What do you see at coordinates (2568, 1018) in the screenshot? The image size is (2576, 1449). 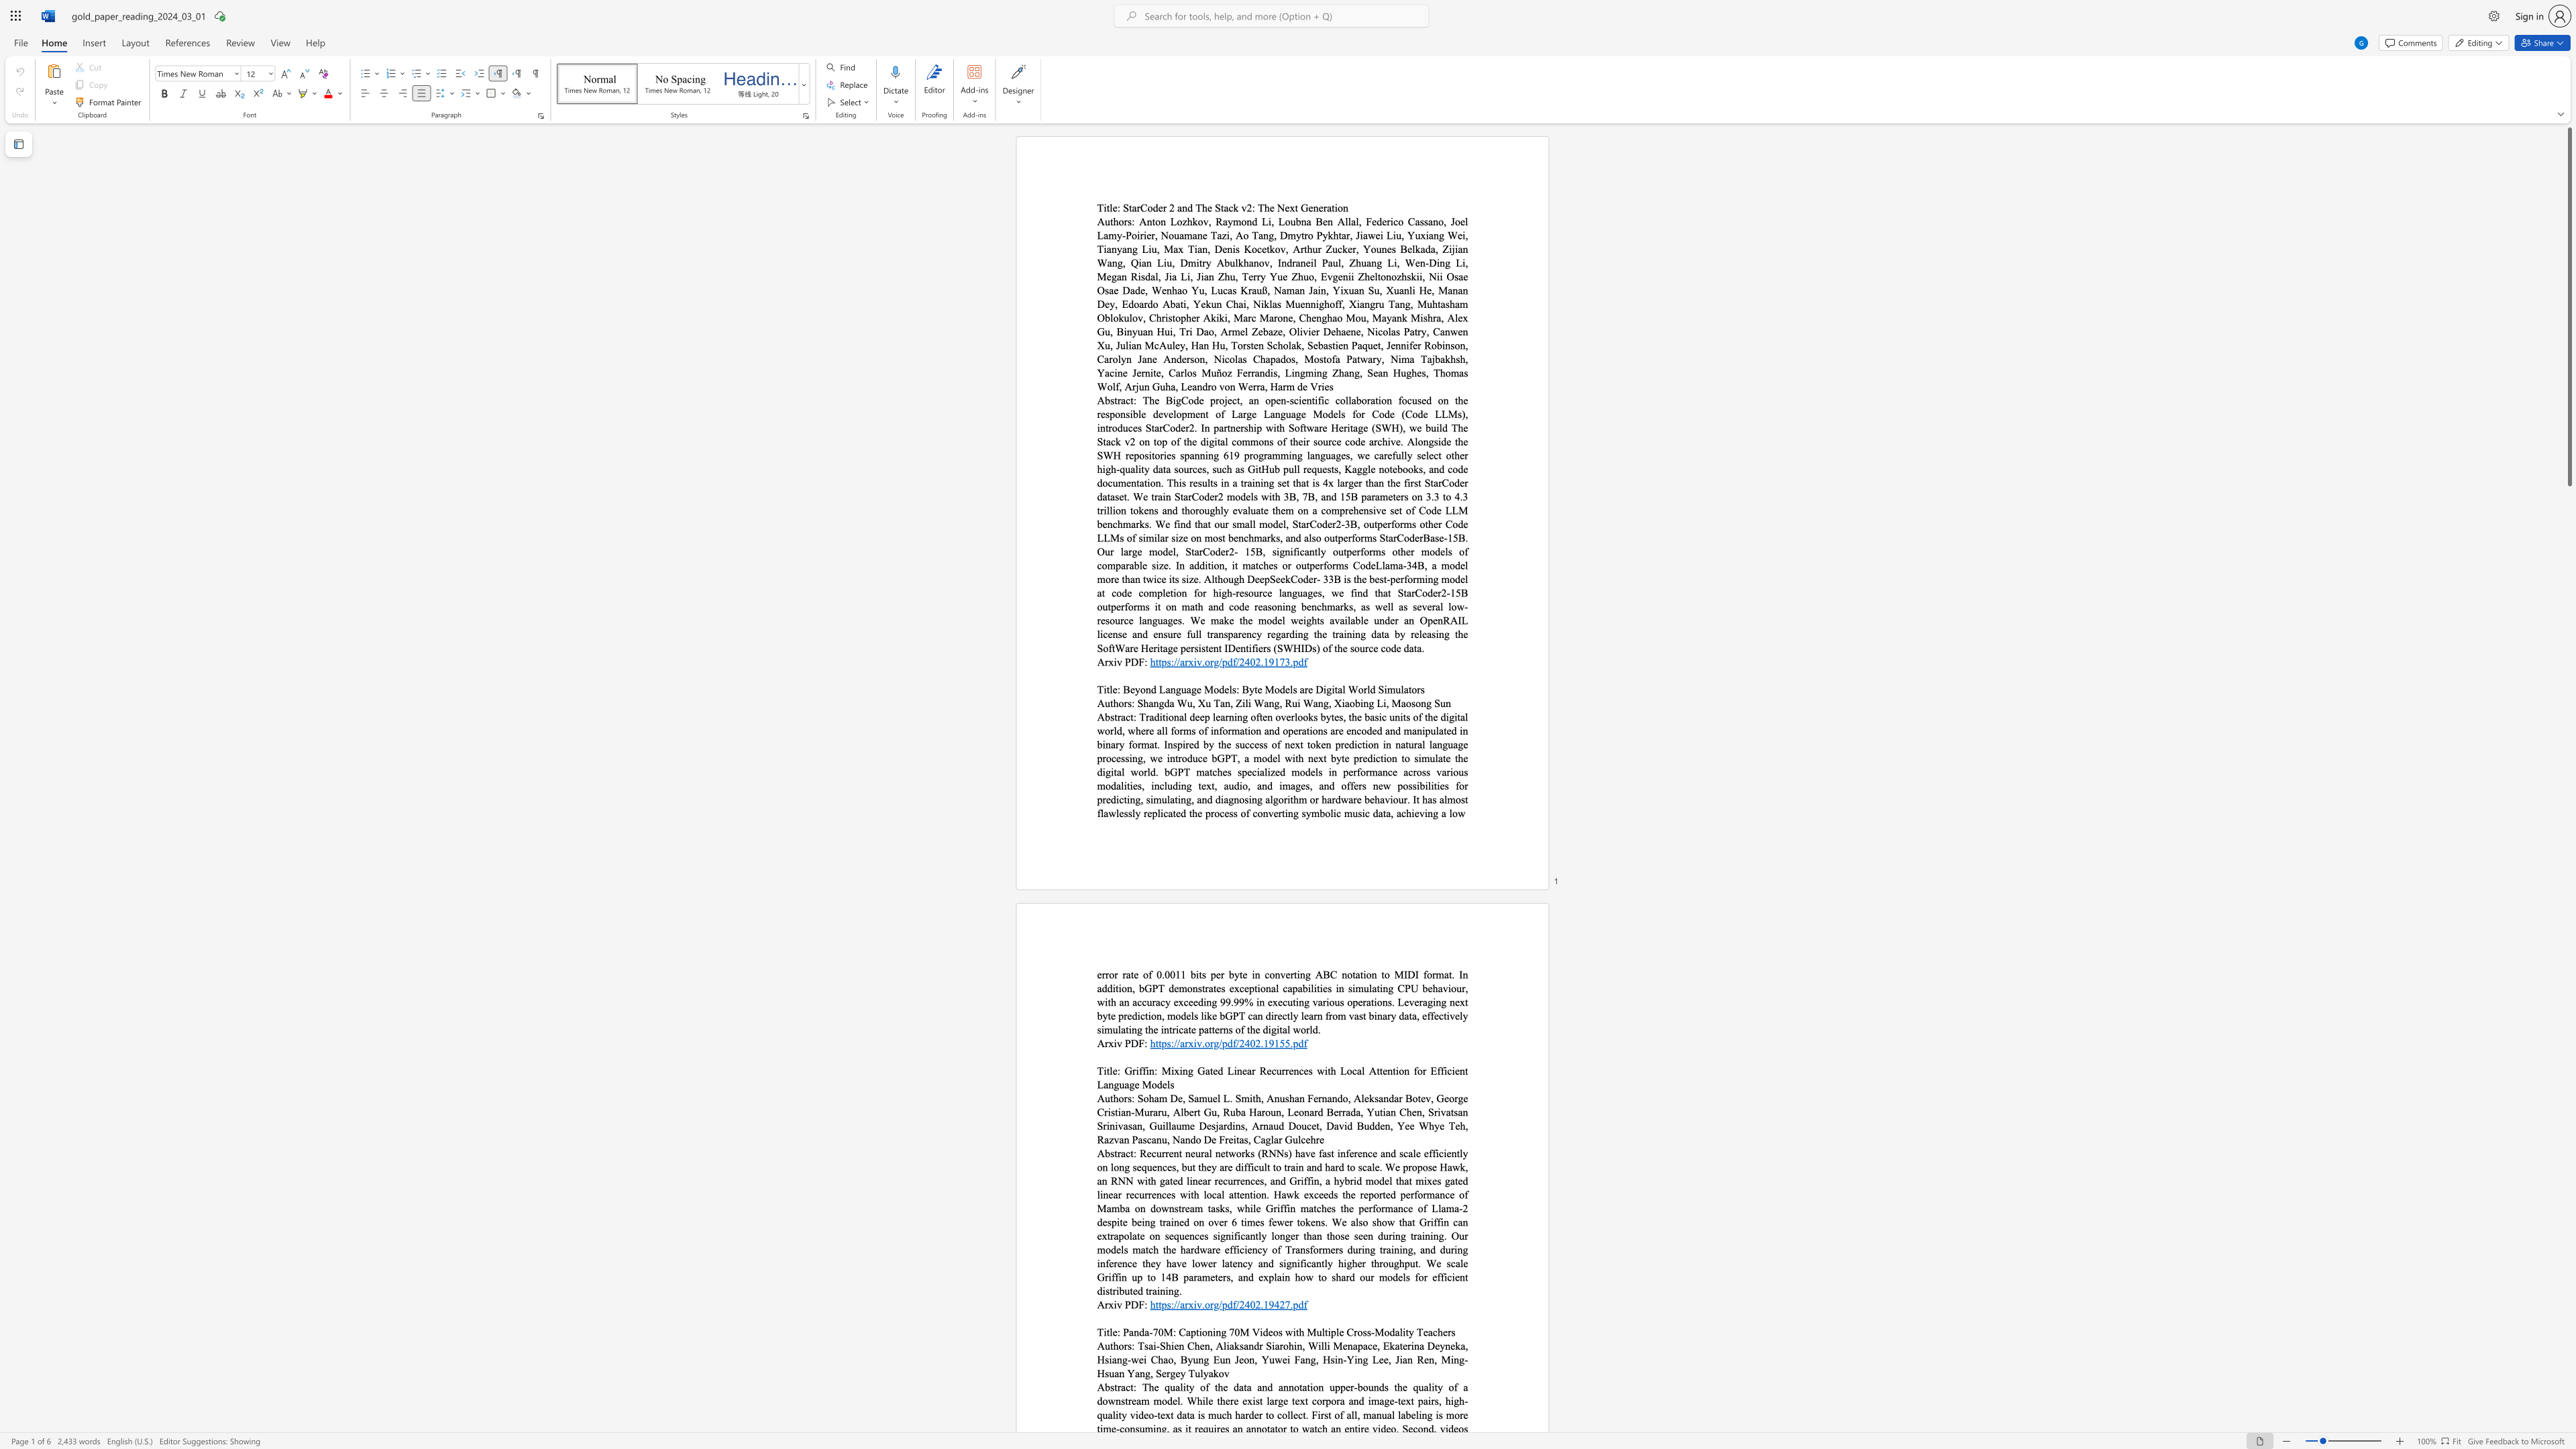 I see `the scrollbar to scroll the page down` at bounding box center [2568, 1018].